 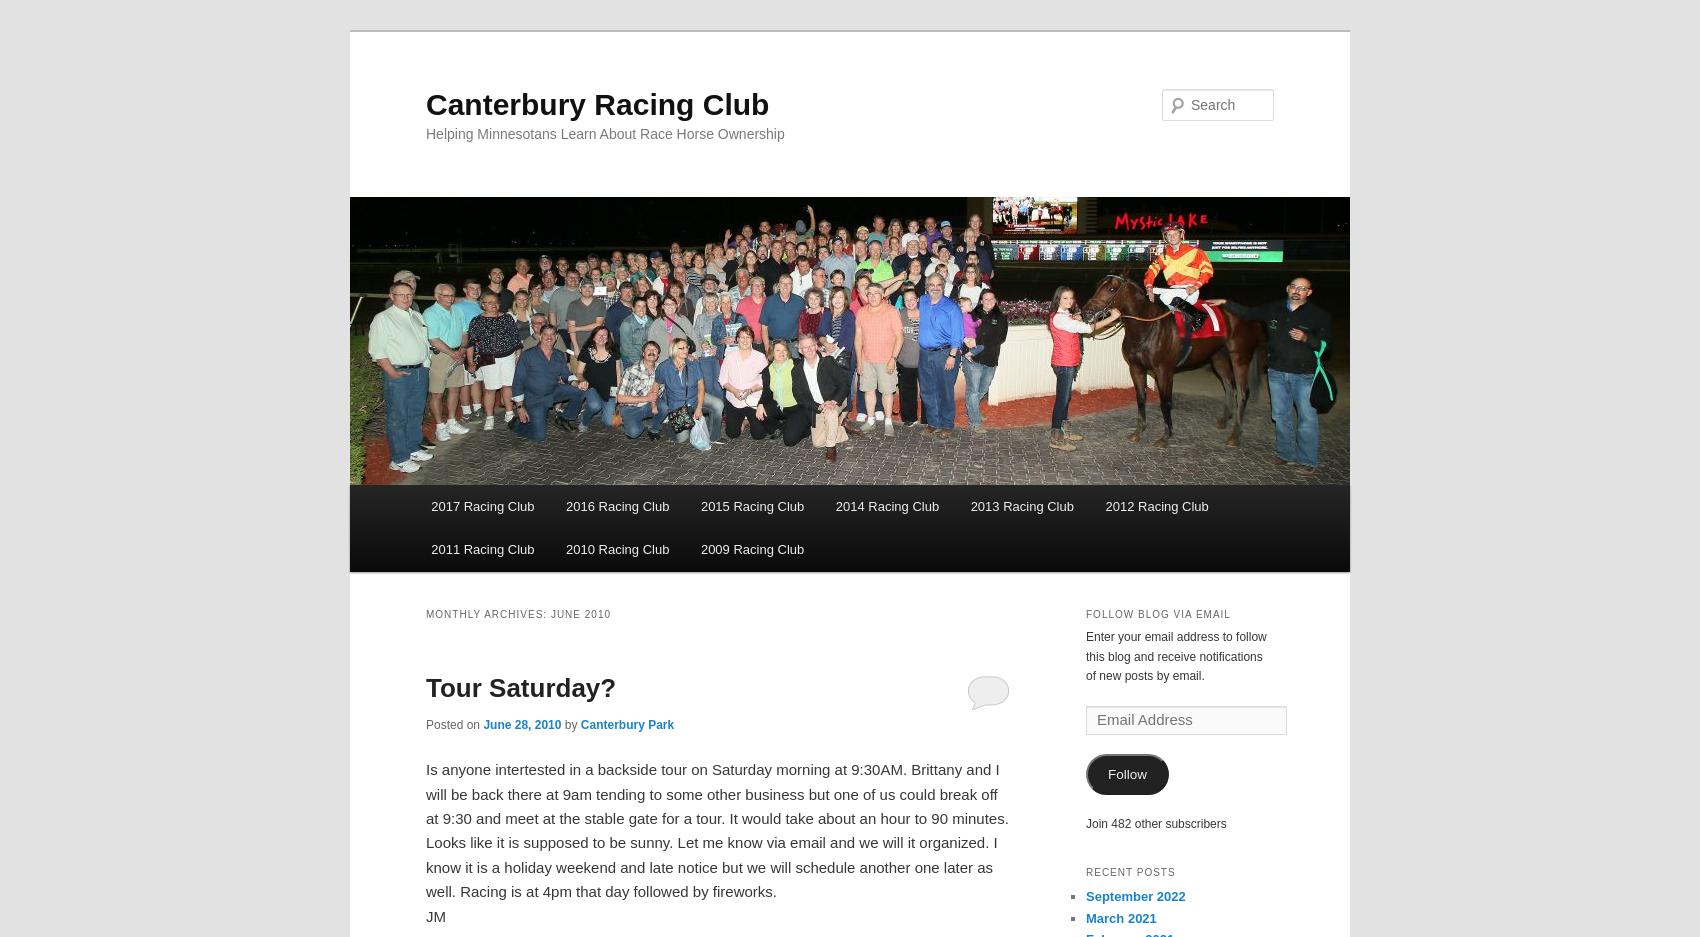 I want to click on 'Monthly Archives:', so click(x=488, y=614).